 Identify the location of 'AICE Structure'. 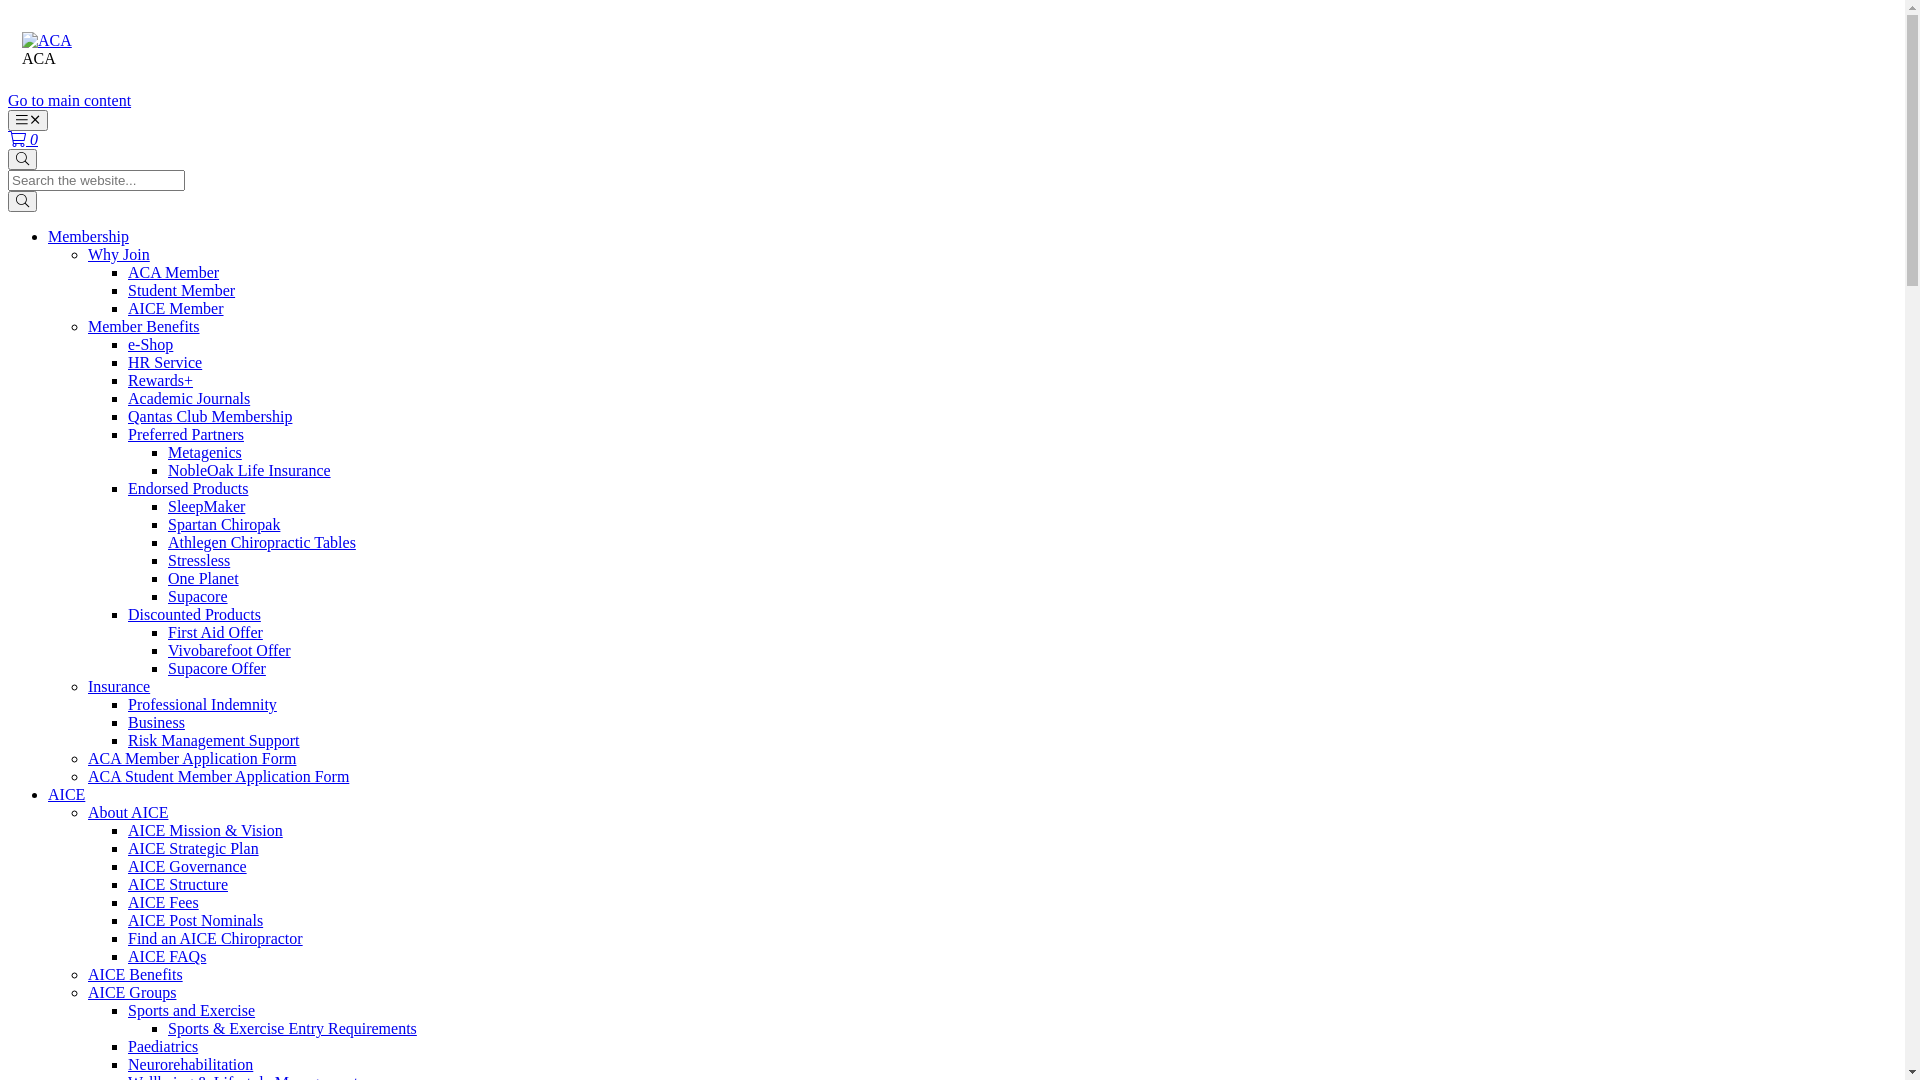
(127, 883).